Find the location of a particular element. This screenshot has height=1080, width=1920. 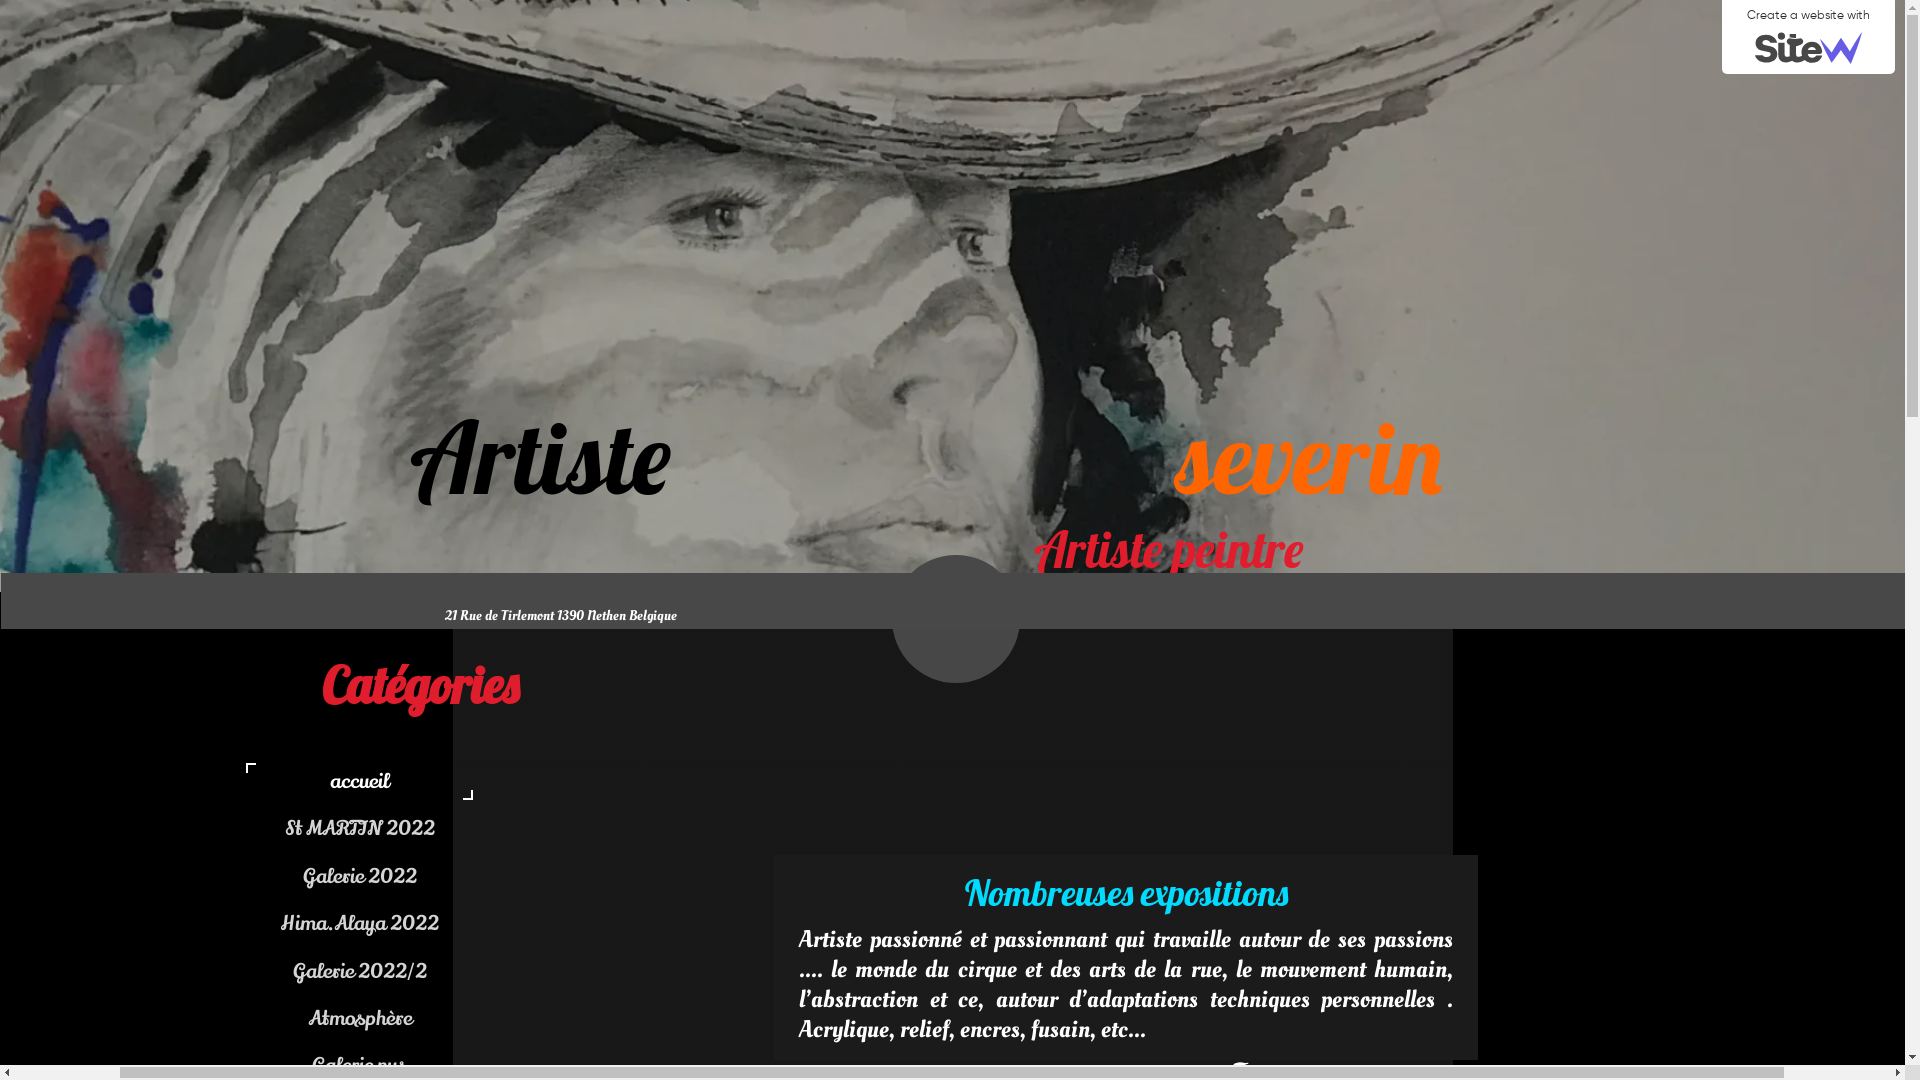

'Galerie 2022/2' is located at coordinates (365, 970).